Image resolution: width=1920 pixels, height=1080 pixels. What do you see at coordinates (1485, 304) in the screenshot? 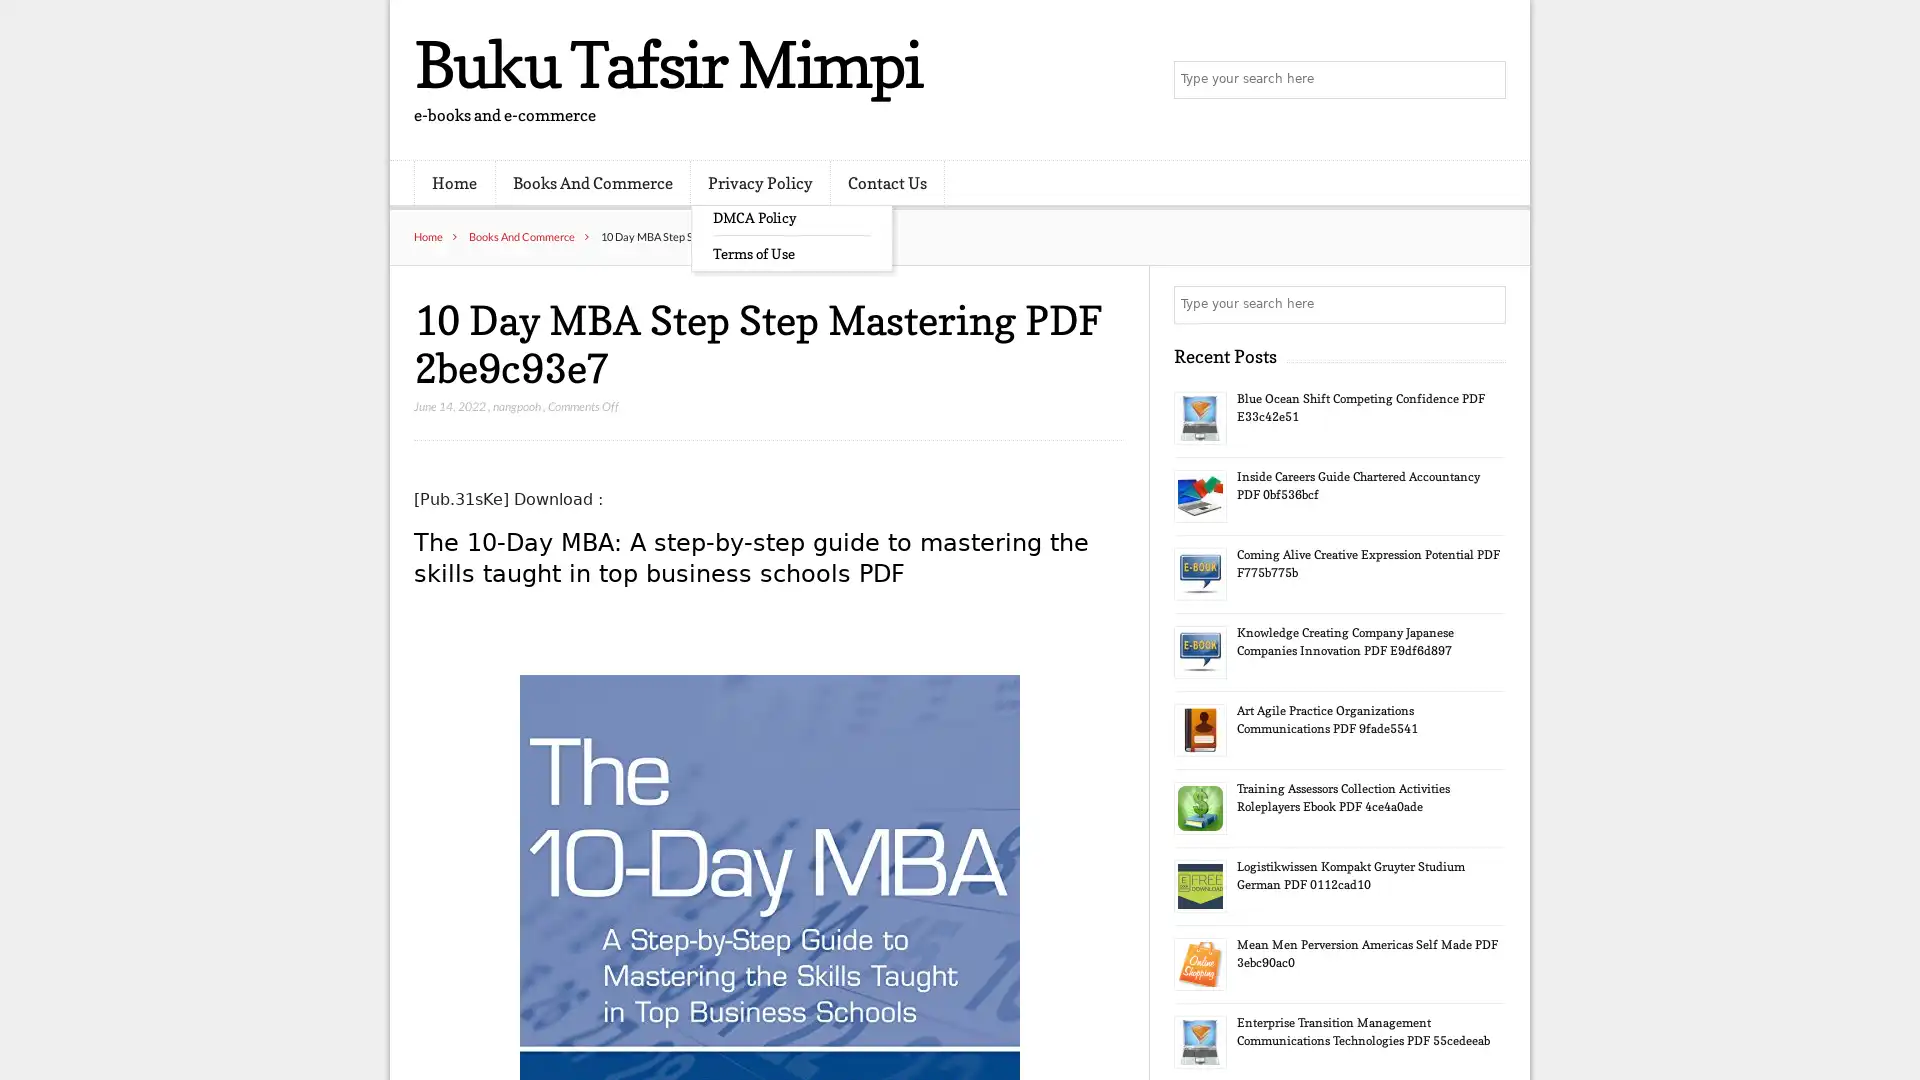
I see `Search` at bounding box center [1485, 304].